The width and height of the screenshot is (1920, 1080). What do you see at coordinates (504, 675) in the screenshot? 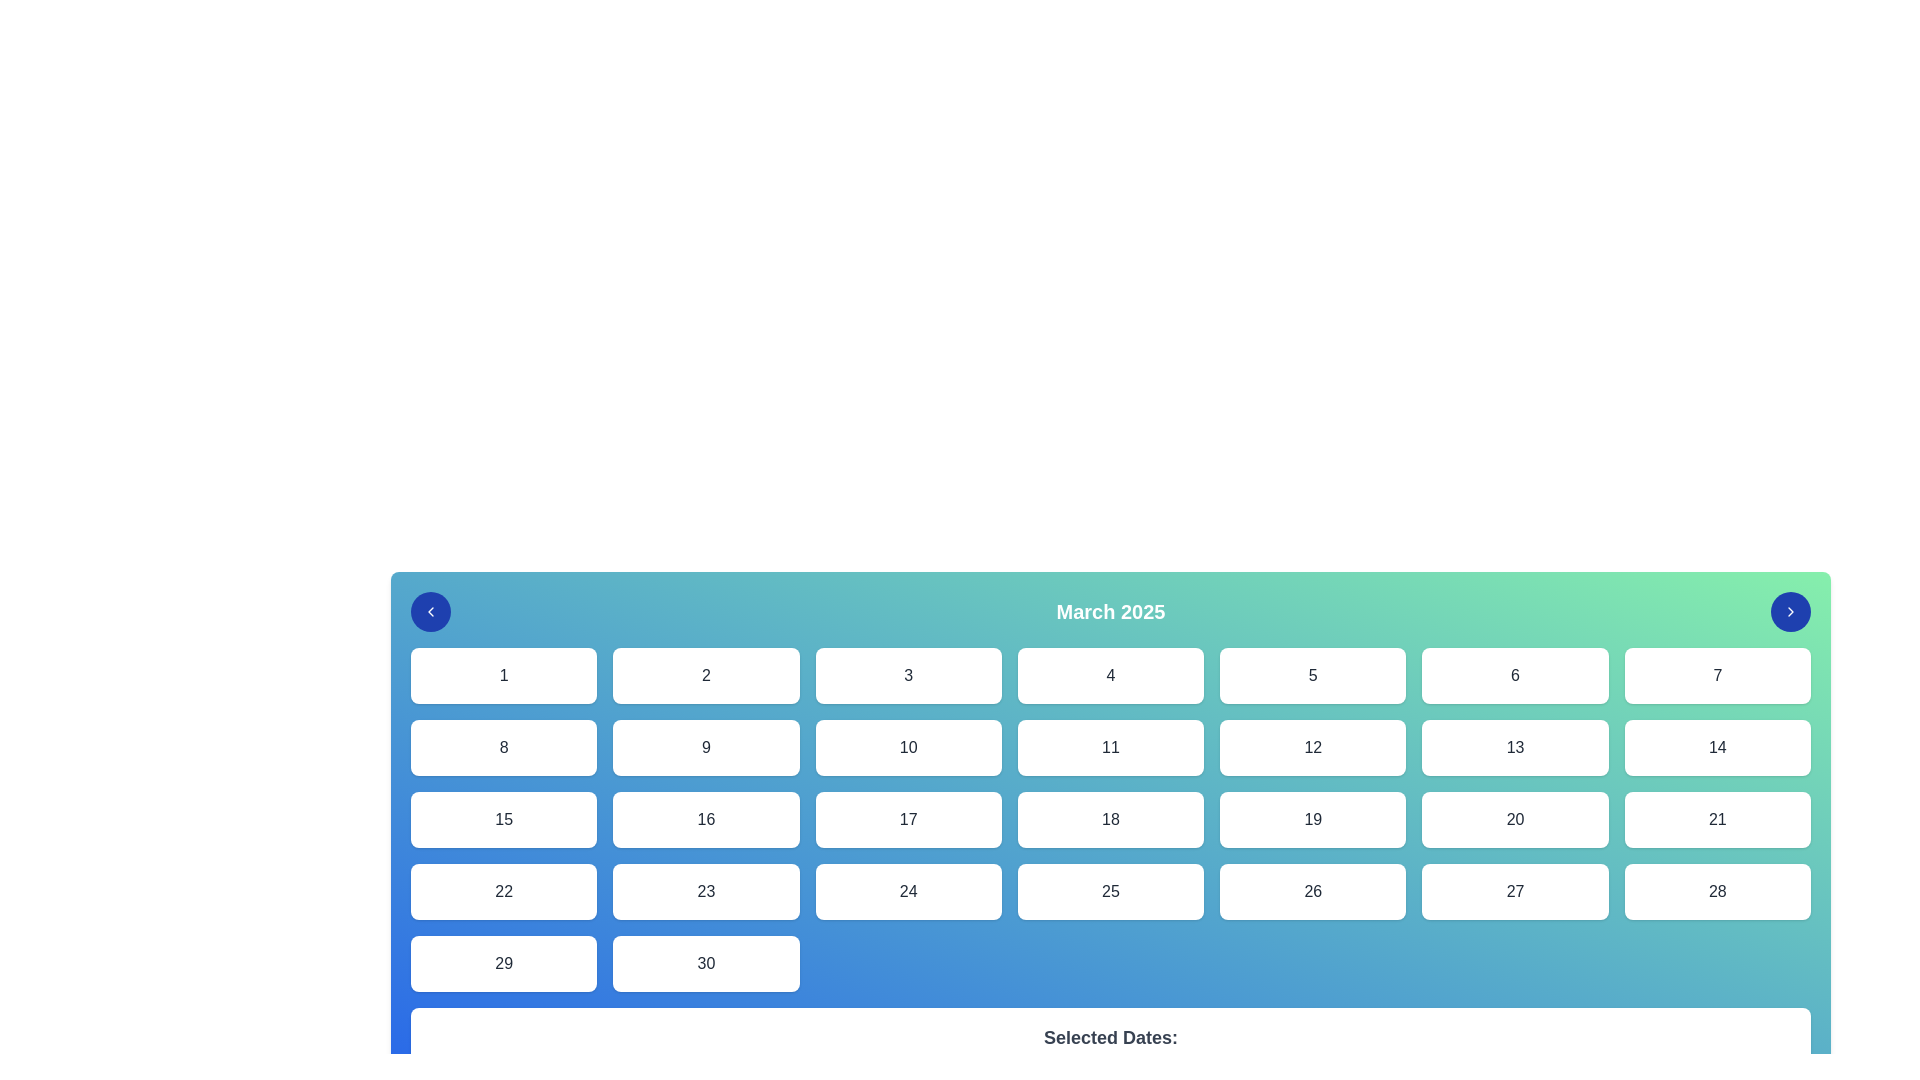
I see `the button containing the numeral '1'` at bounding box center [504, 675].